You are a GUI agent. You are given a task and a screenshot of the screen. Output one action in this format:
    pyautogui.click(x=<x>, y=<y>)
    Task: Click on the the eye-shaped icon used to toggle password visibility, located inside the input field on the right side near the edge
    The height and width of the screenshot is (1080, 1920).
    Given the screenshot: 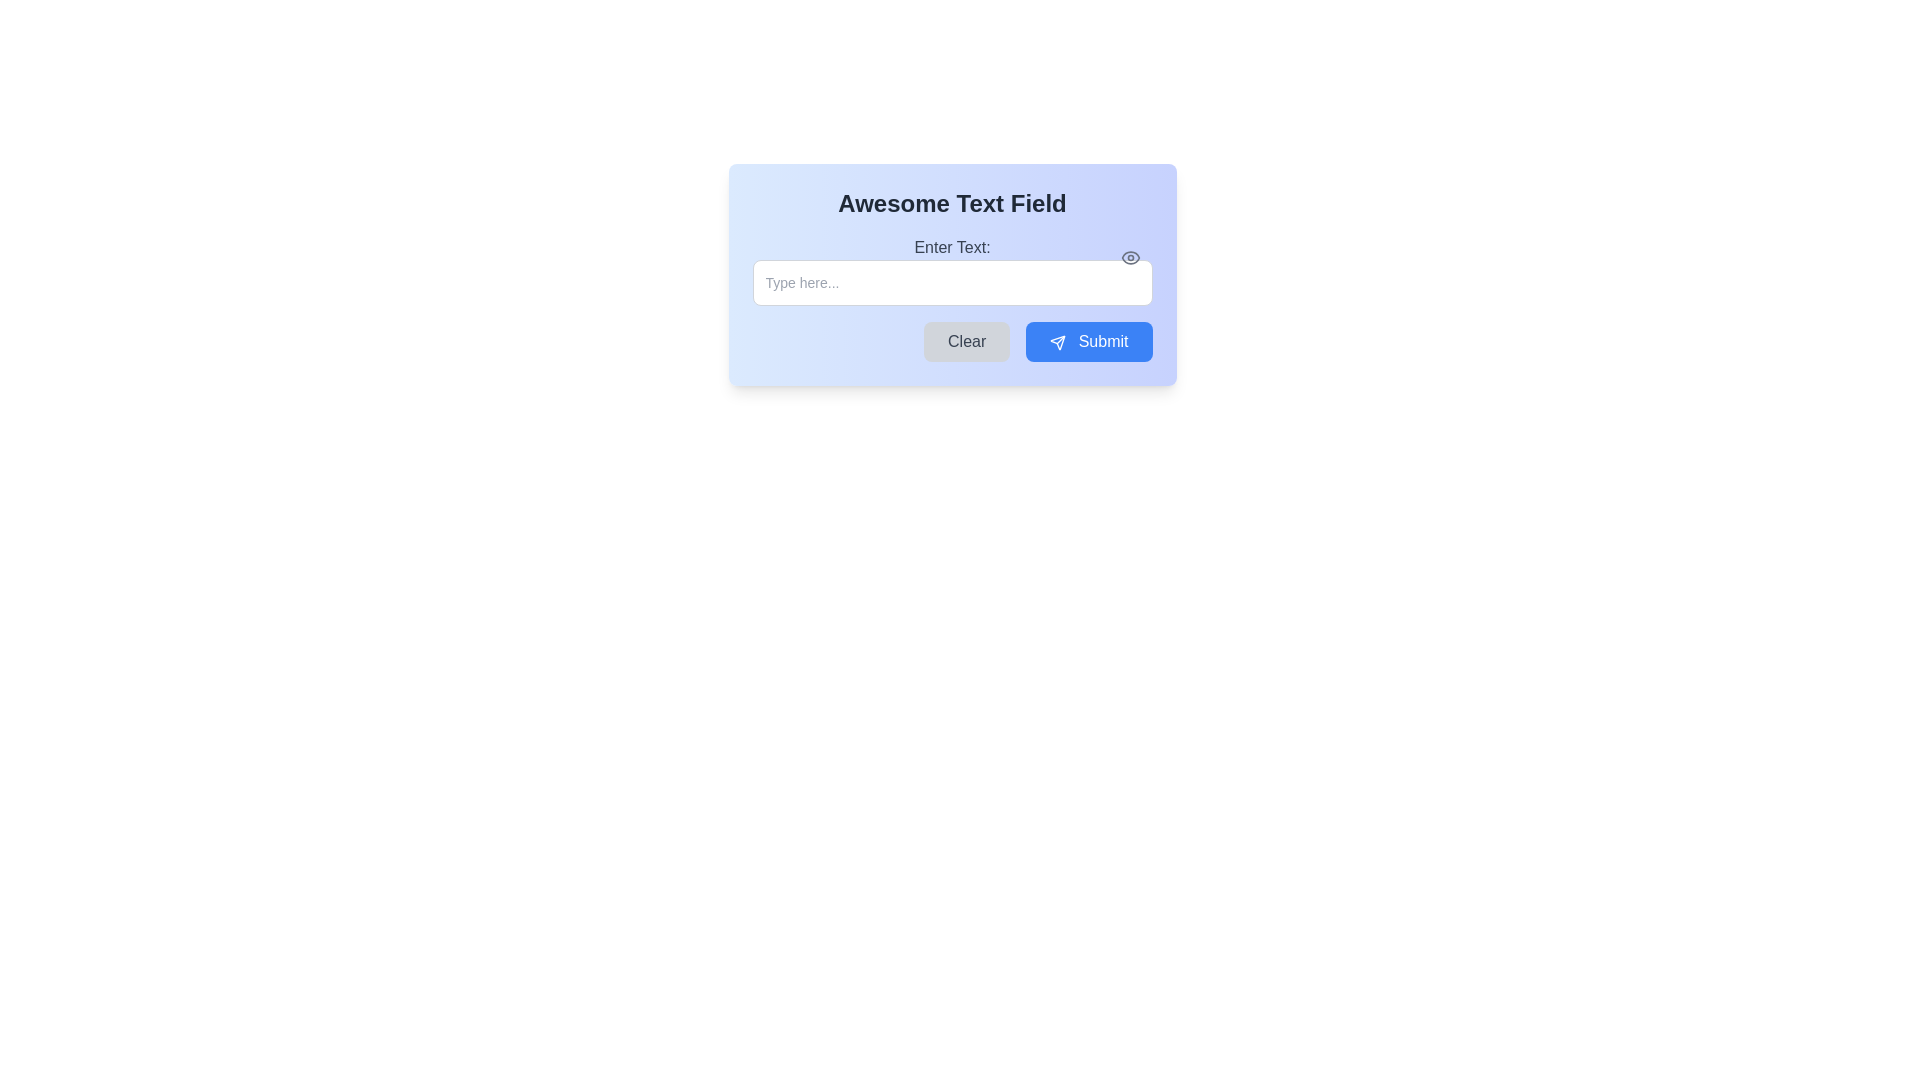 What is the action you would take?
    pyautogui.click(x=1130, y=257)
    